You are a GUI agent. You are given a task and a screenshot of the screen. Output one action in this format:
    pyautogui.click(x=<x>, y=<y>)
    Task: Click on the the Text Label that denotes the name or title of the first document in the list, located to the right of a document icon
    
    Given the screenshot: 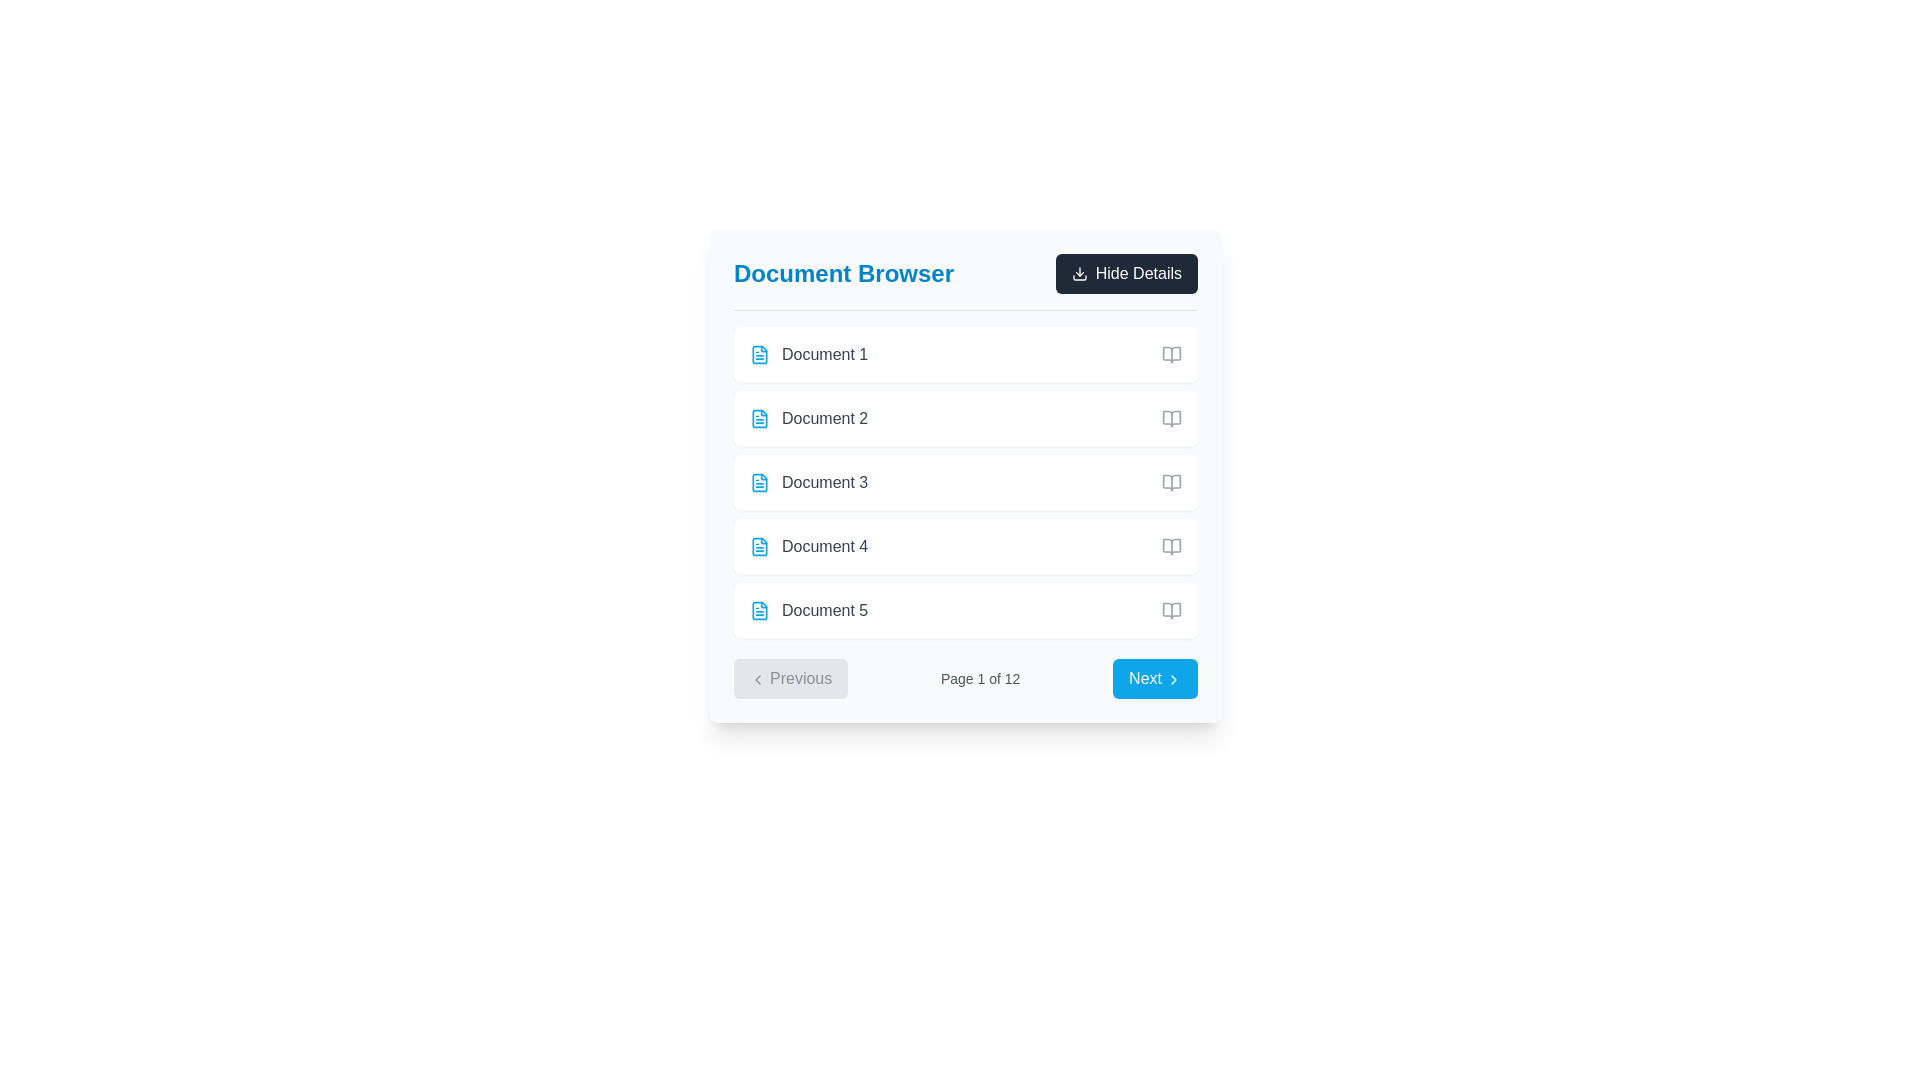 What is the action you would take?
    pyautogui.click(x=825, y=353)
    